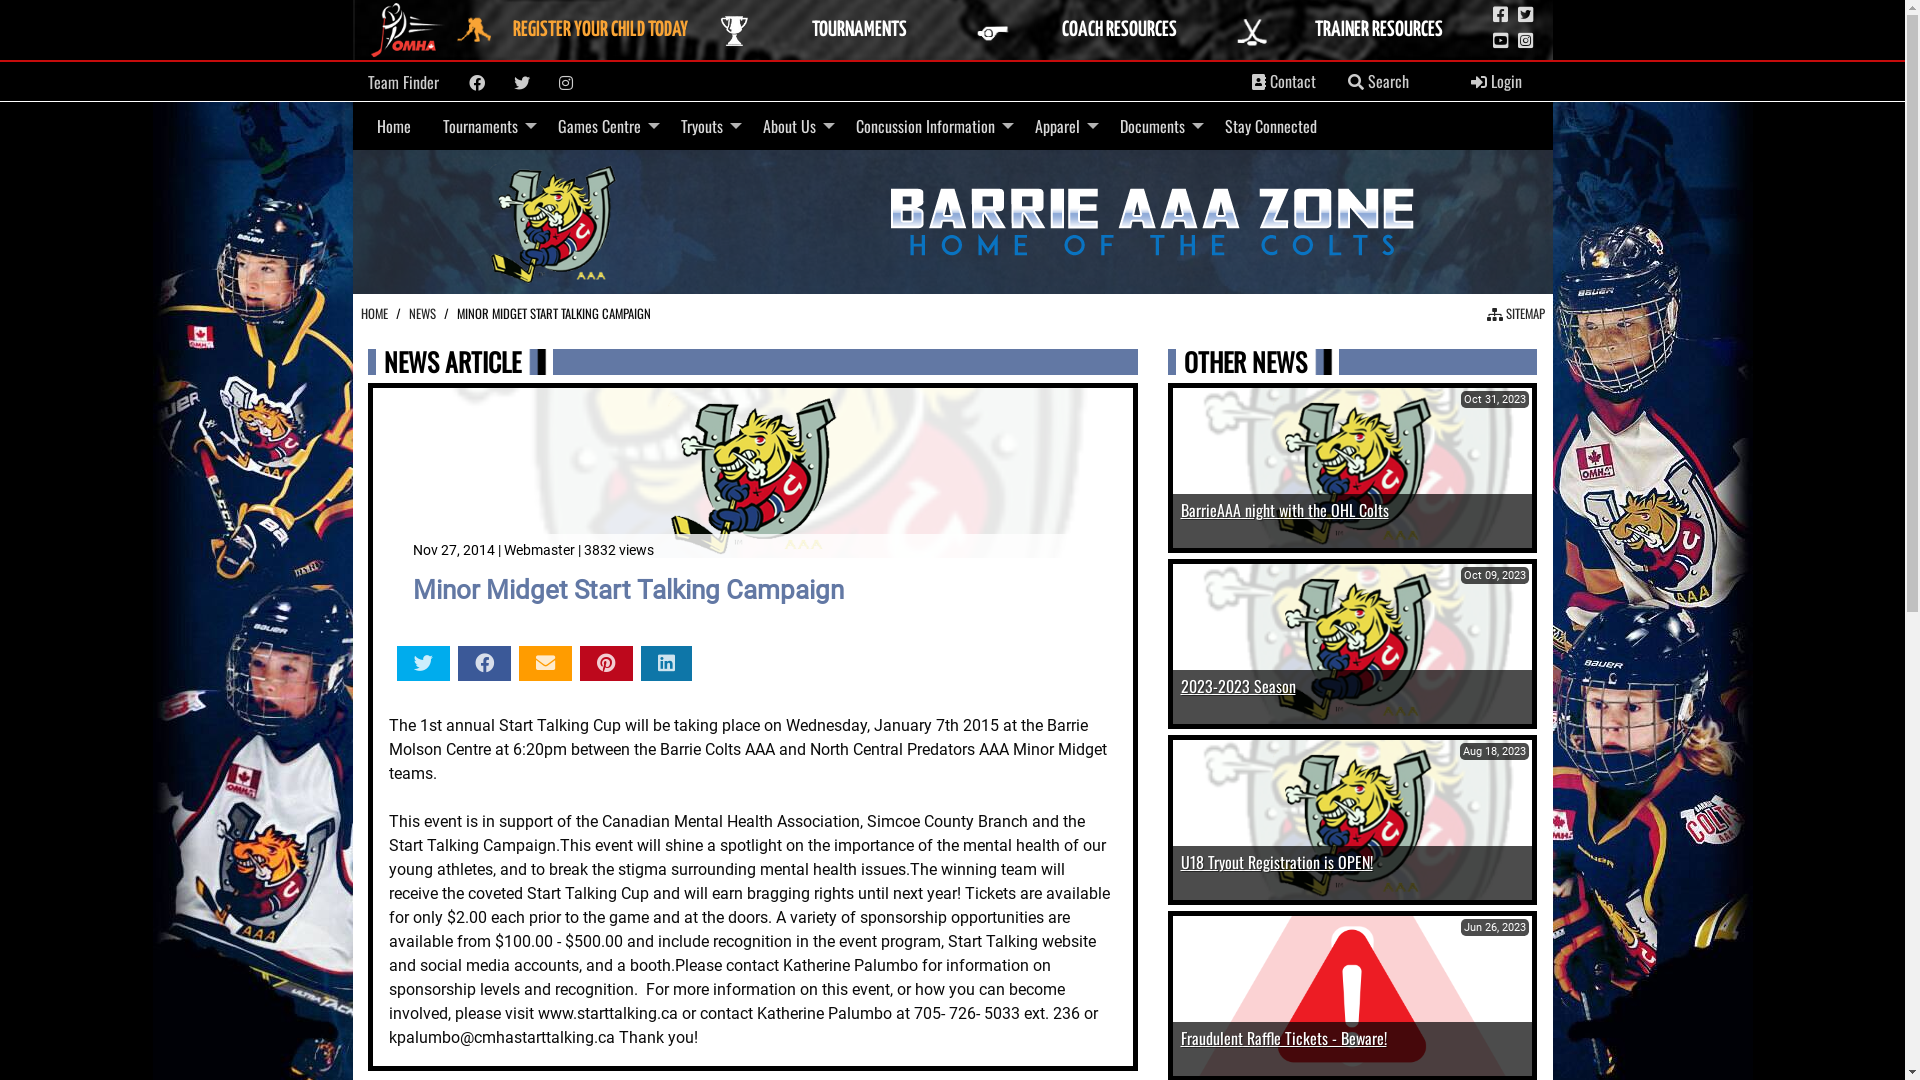 The height and width of the screenshot is (1080, 1920). Describe the element at coordinates (1495, 80) in the screenshot. I see `' Login'` at that location.